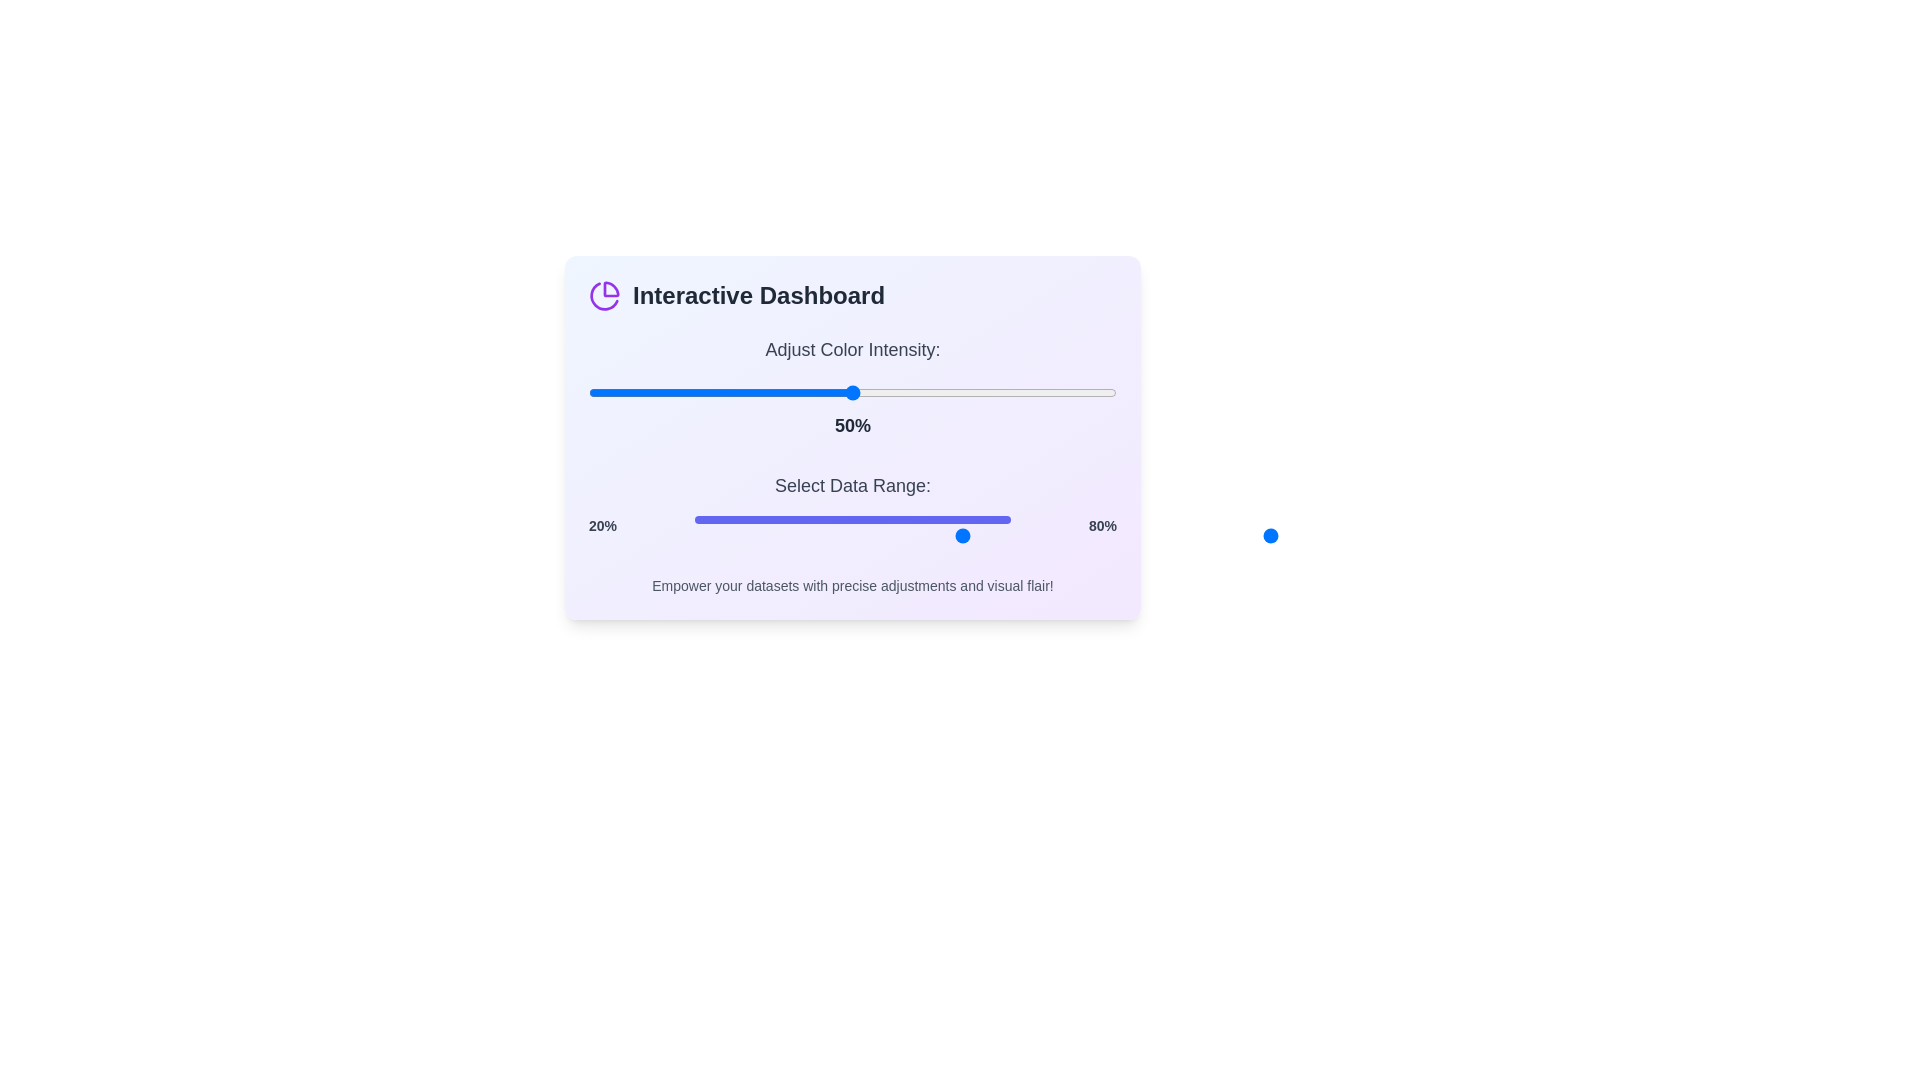 The image size is (1920, 1080). I want to click on descriptive text and feedback information from the Interactive Dashboard Card positioned at the center of the layout, so click(853, 437).